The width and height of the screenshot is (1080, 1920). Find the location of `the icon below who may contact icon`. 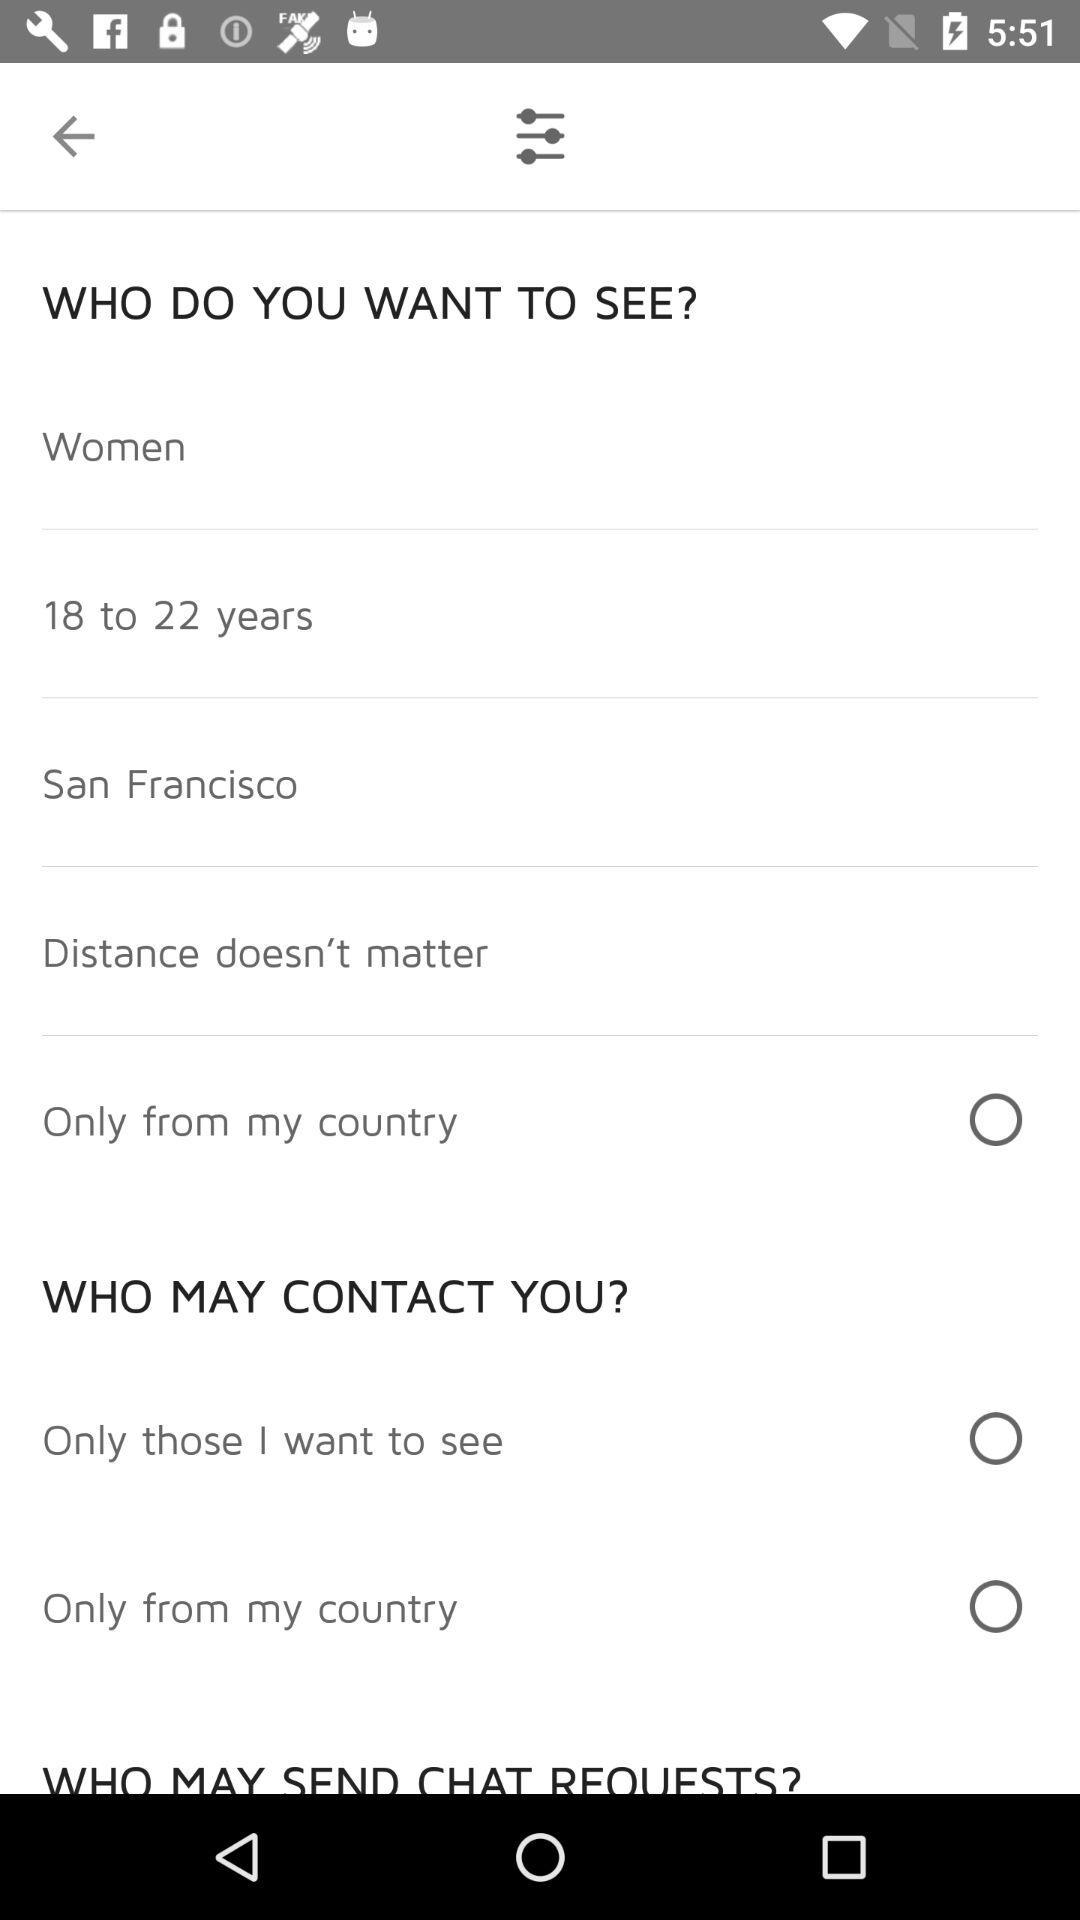

the icon below who may contact icon is located at coordinates (273, 1437).